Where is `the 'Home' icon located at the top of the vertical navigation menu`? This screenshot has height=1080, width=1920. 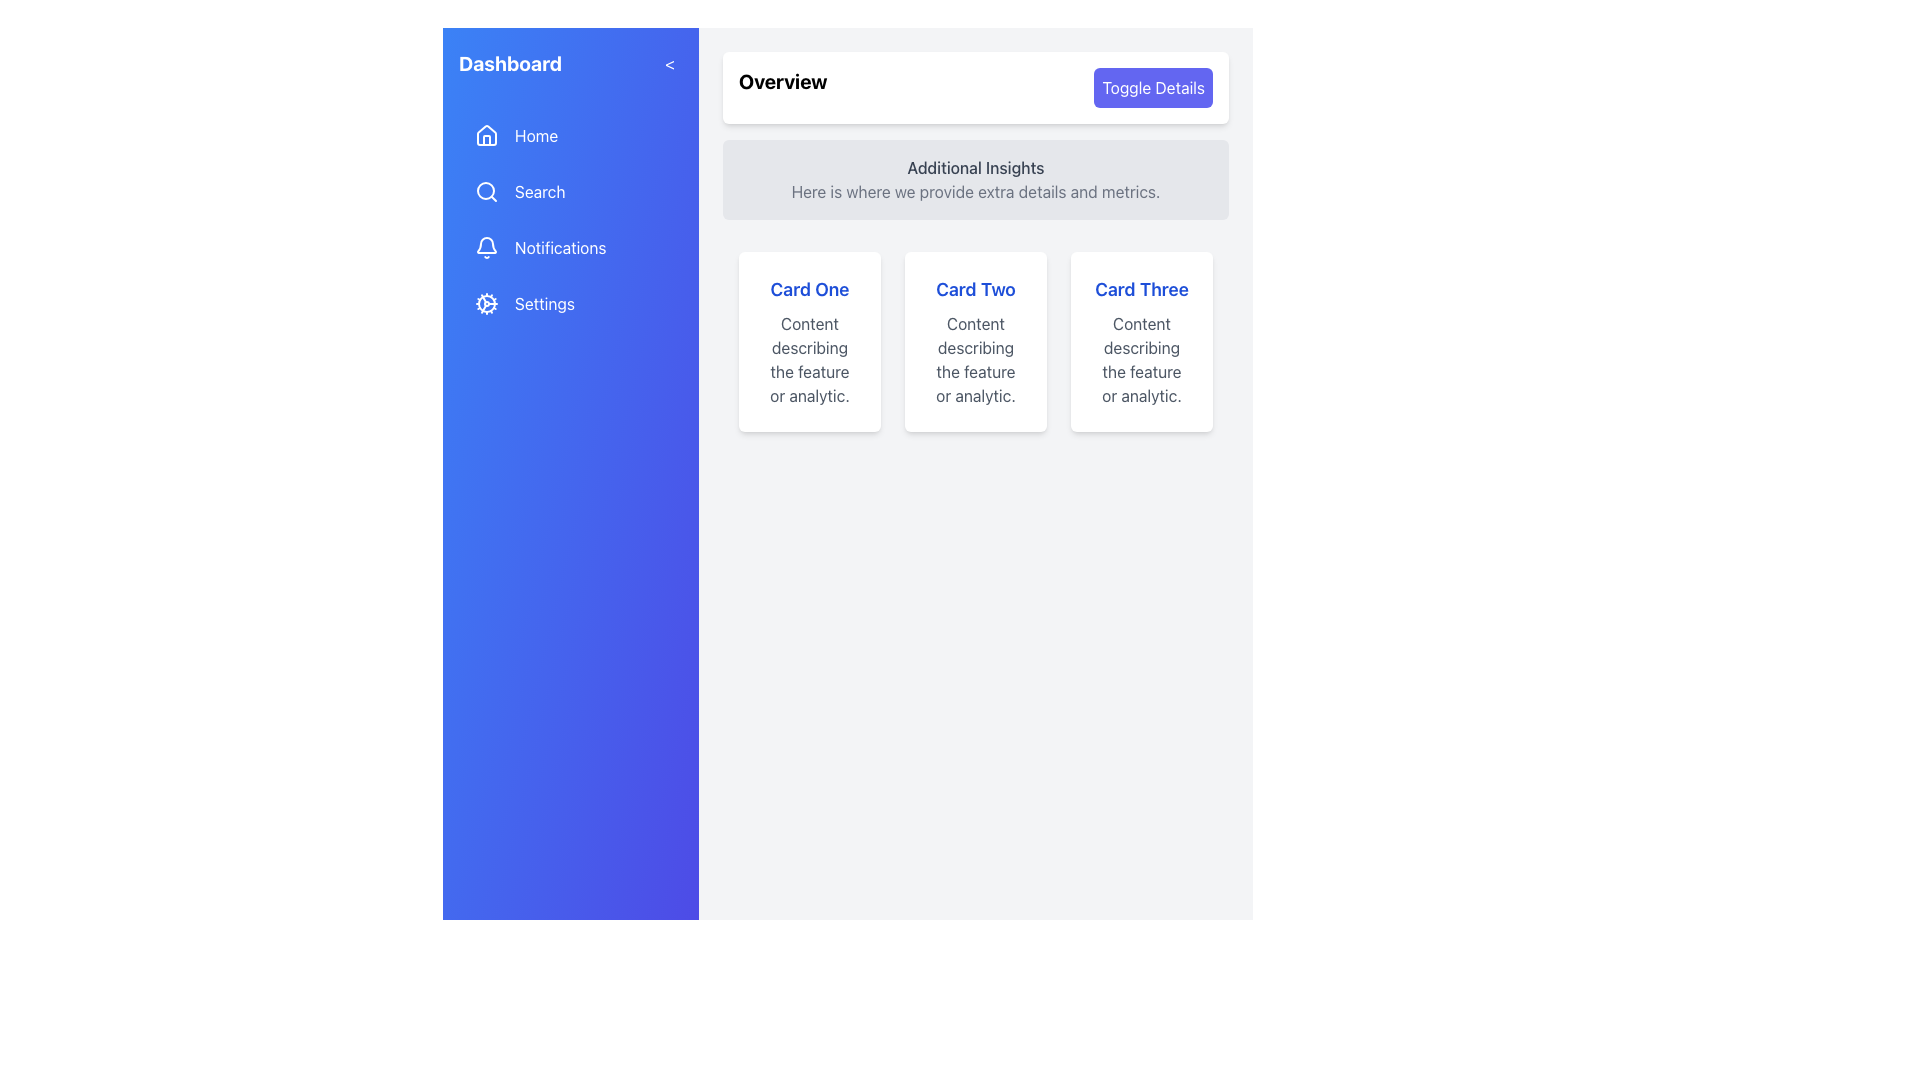
the 'Home' icon located at the top of the vertical navigation menu is located at coordinates (486, 135).